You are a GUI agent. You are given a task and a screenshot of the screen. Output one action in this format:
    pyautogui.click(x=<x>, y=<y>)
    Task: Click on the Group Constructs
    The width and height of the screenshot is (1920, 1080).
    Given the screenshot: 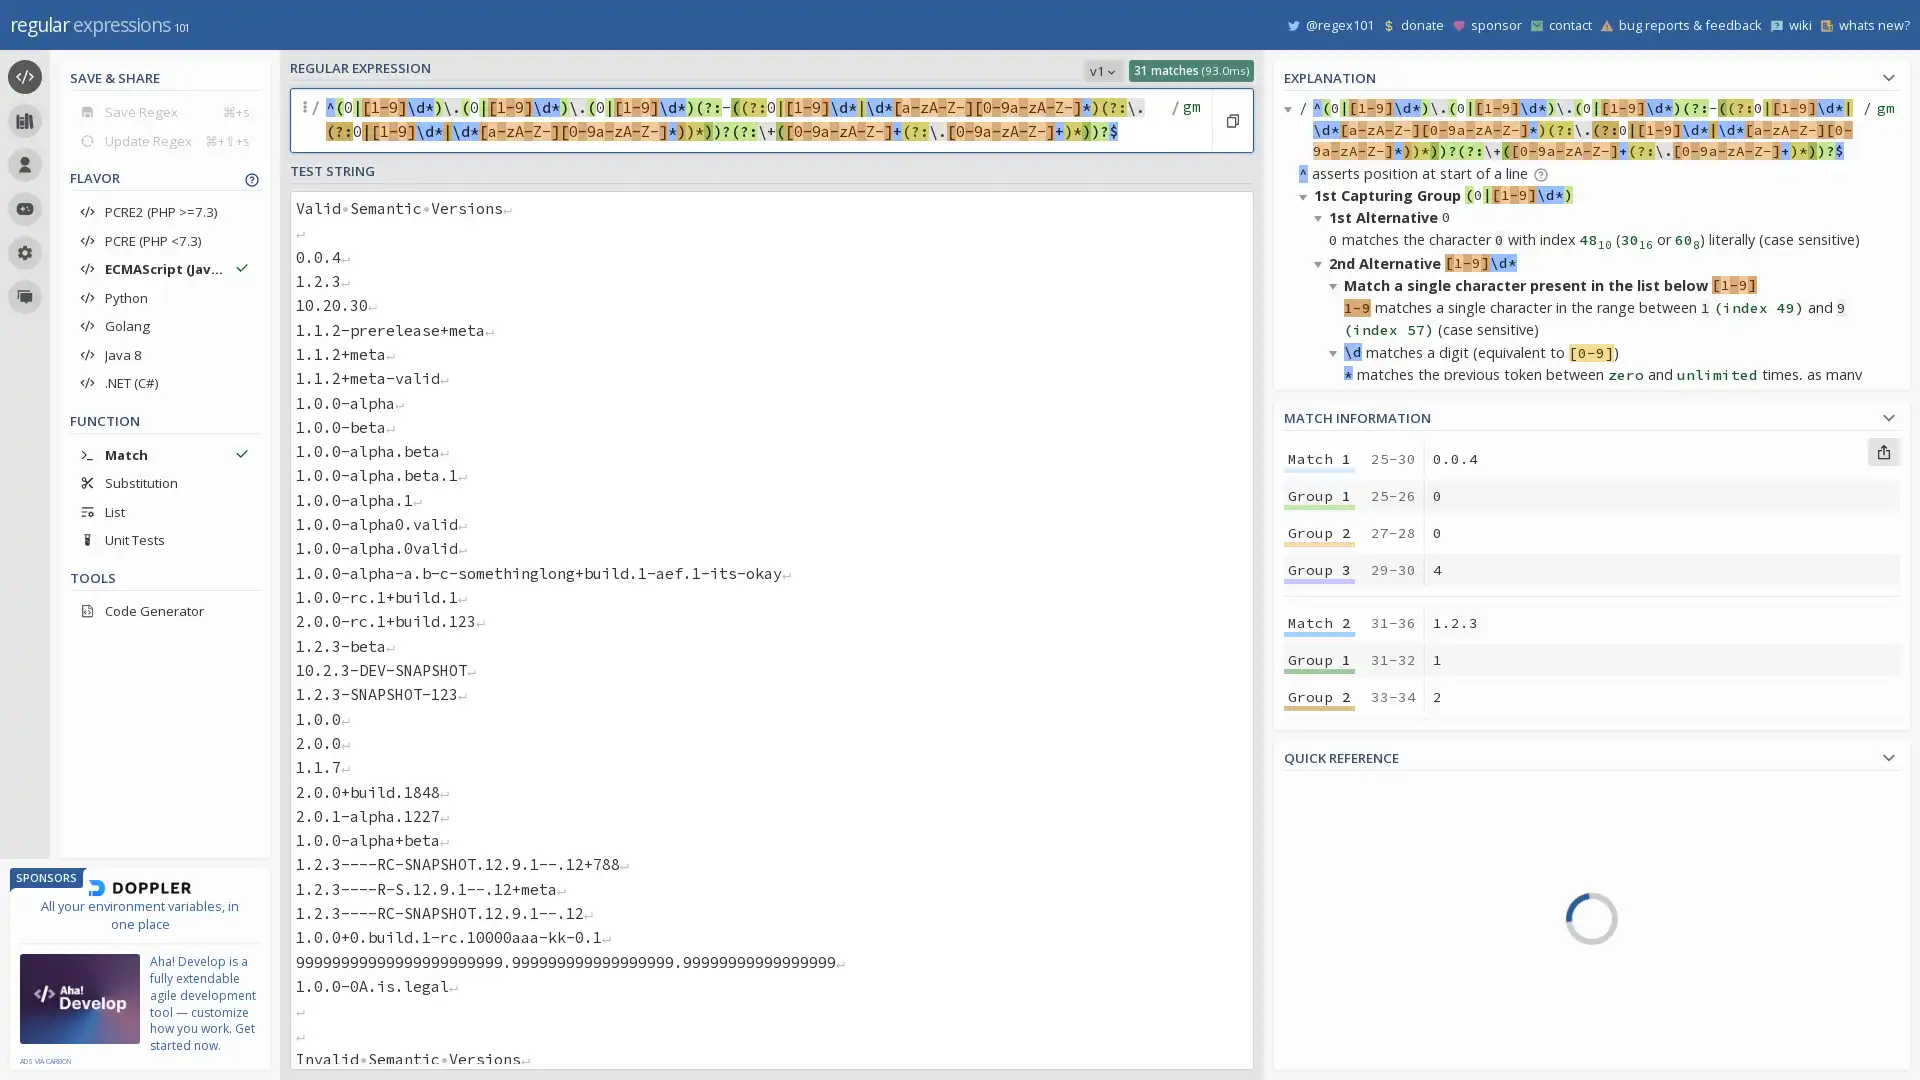 What is the action you would take?
    pyautogui.click(x=1377, y=1001)
    